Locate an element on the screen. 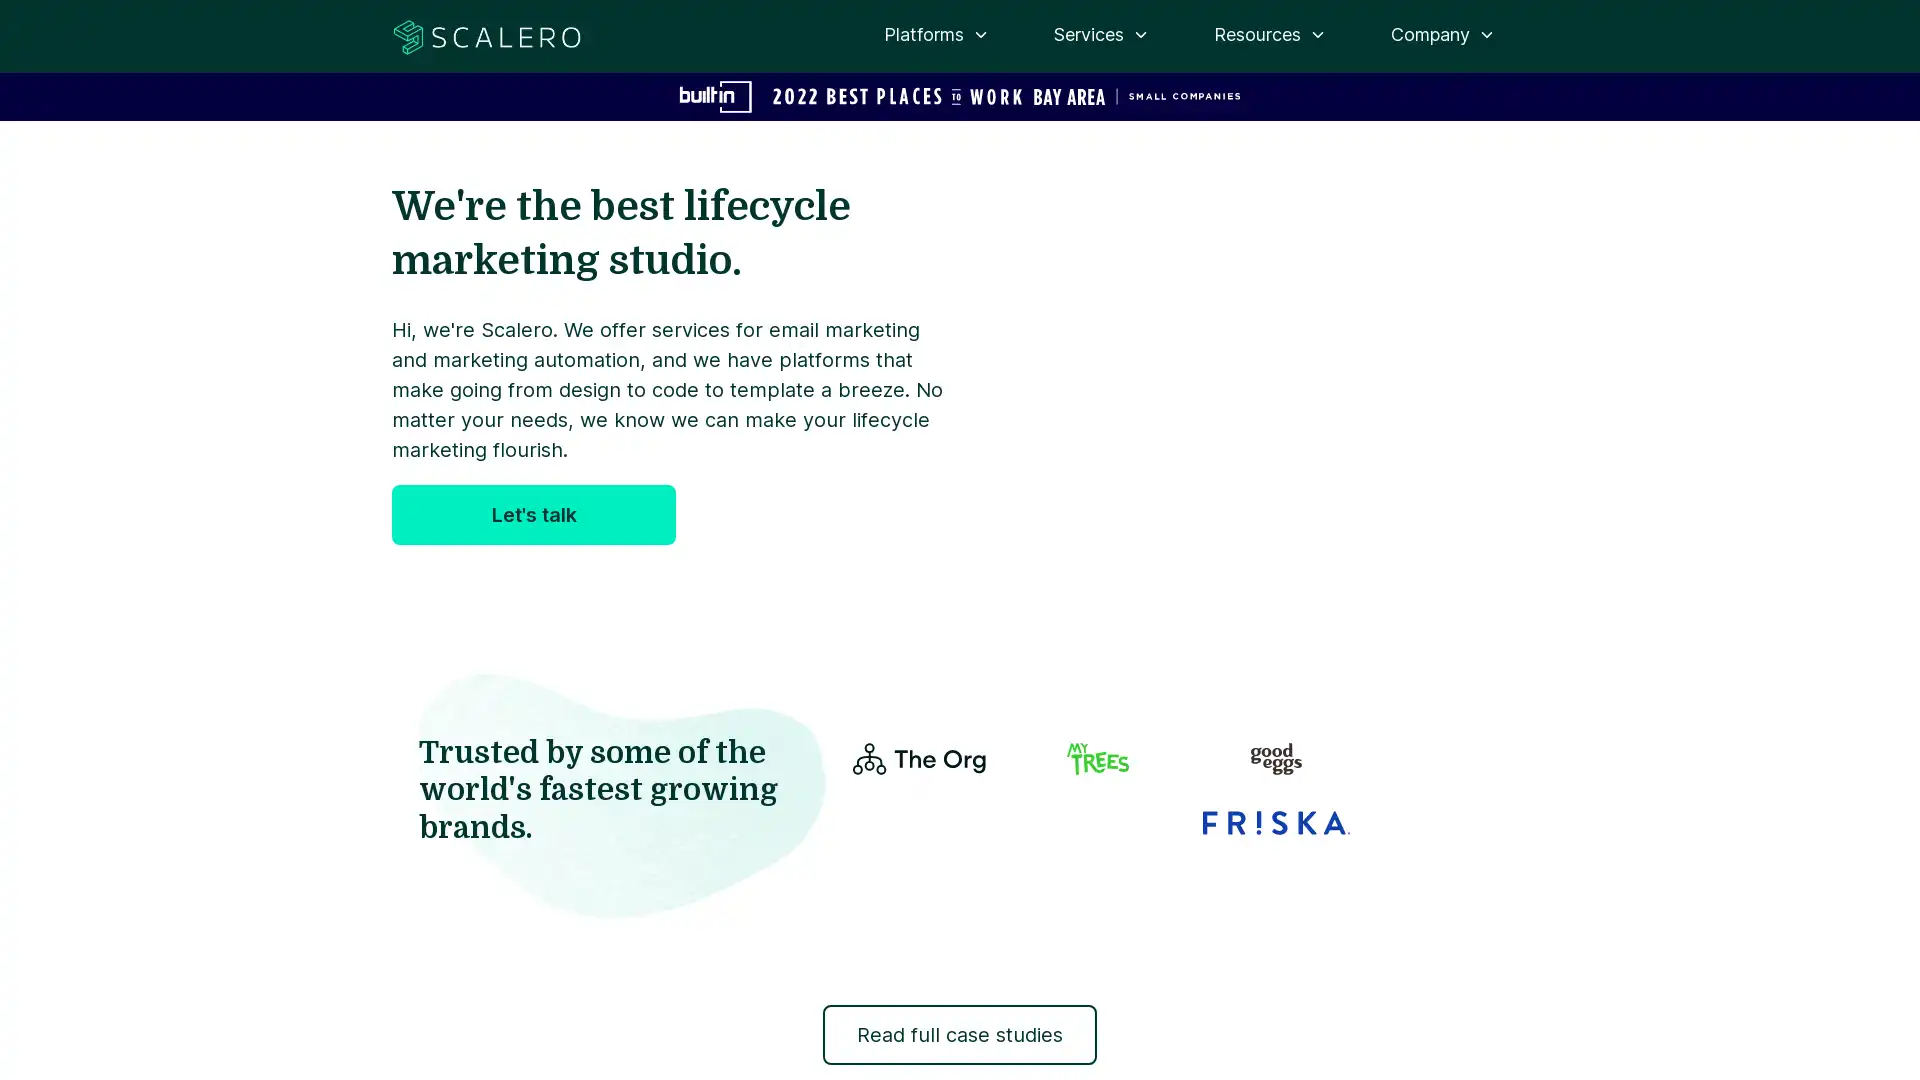 The image size is (1920, 1080). Let's talk is located at coordinates (533, 512).